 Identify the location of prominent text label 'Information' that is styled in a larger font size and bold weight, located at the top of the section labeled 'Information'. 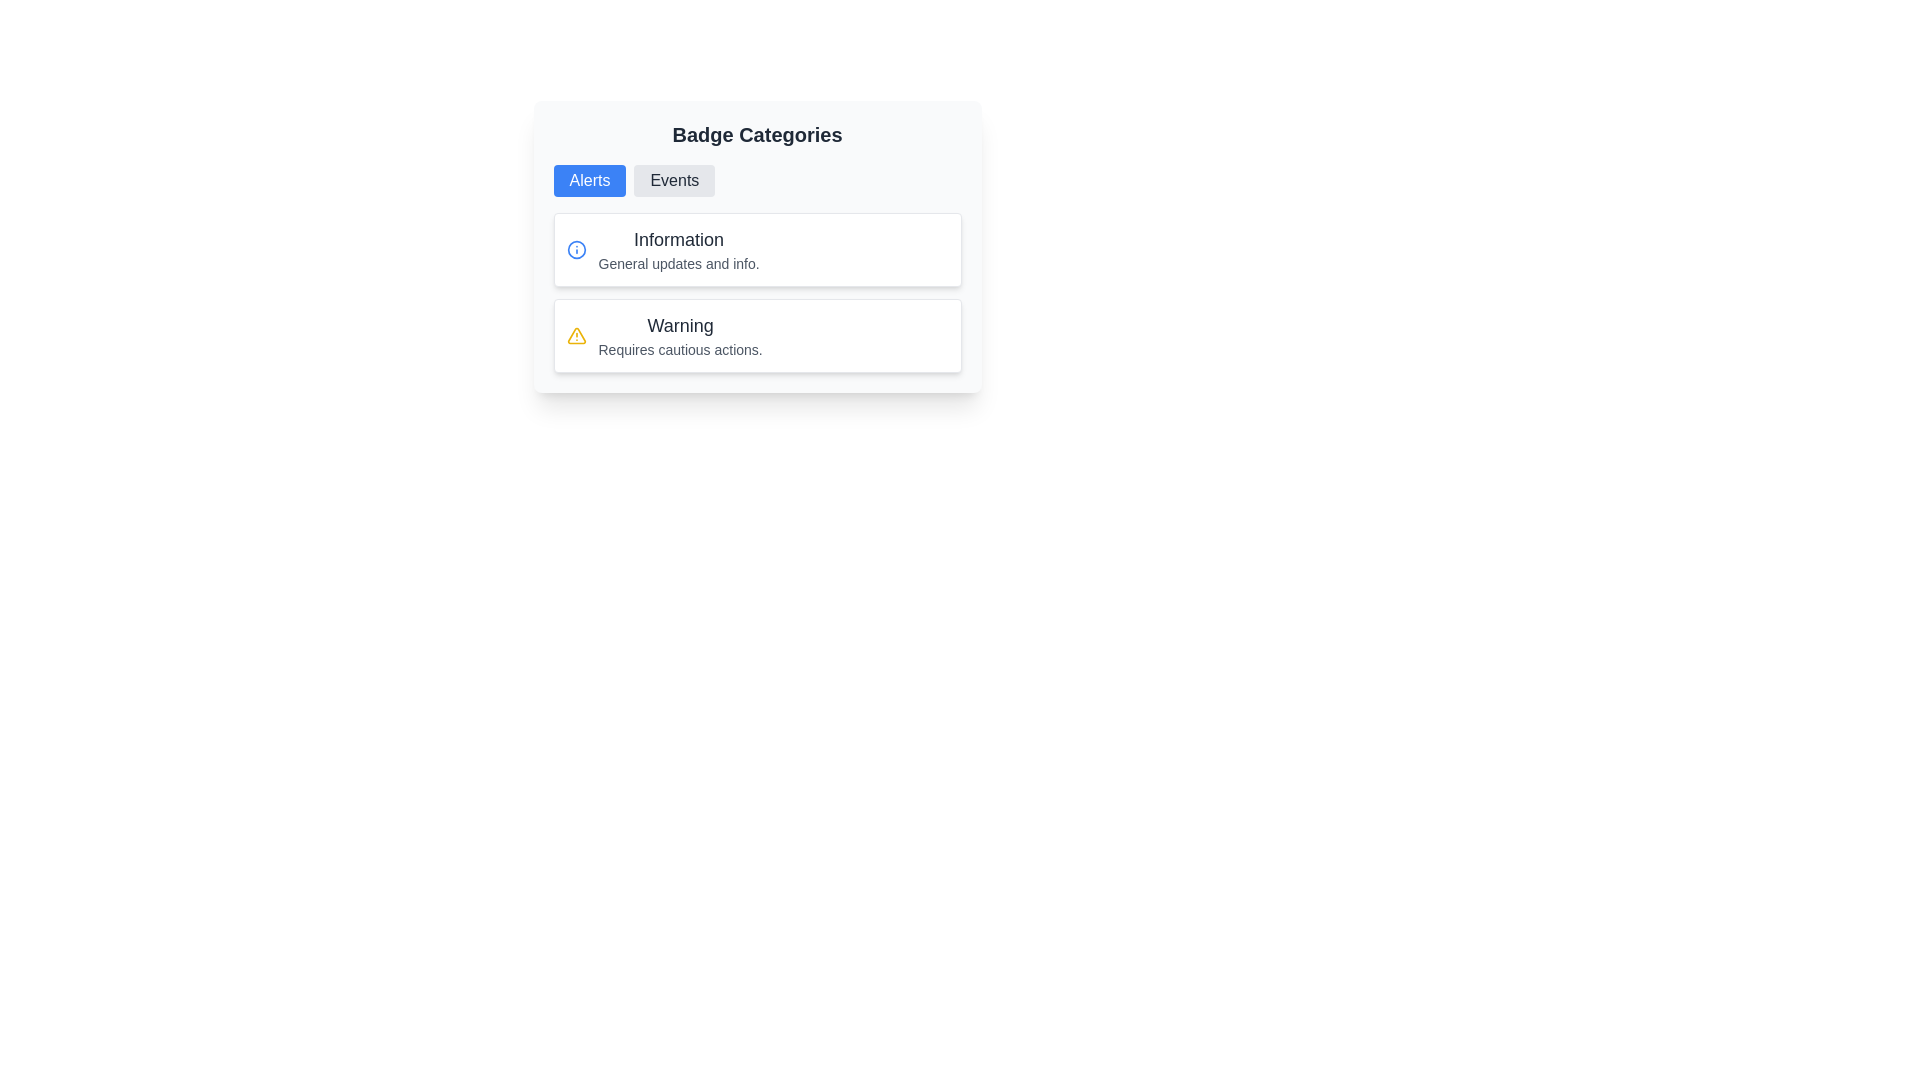
(679, 238).